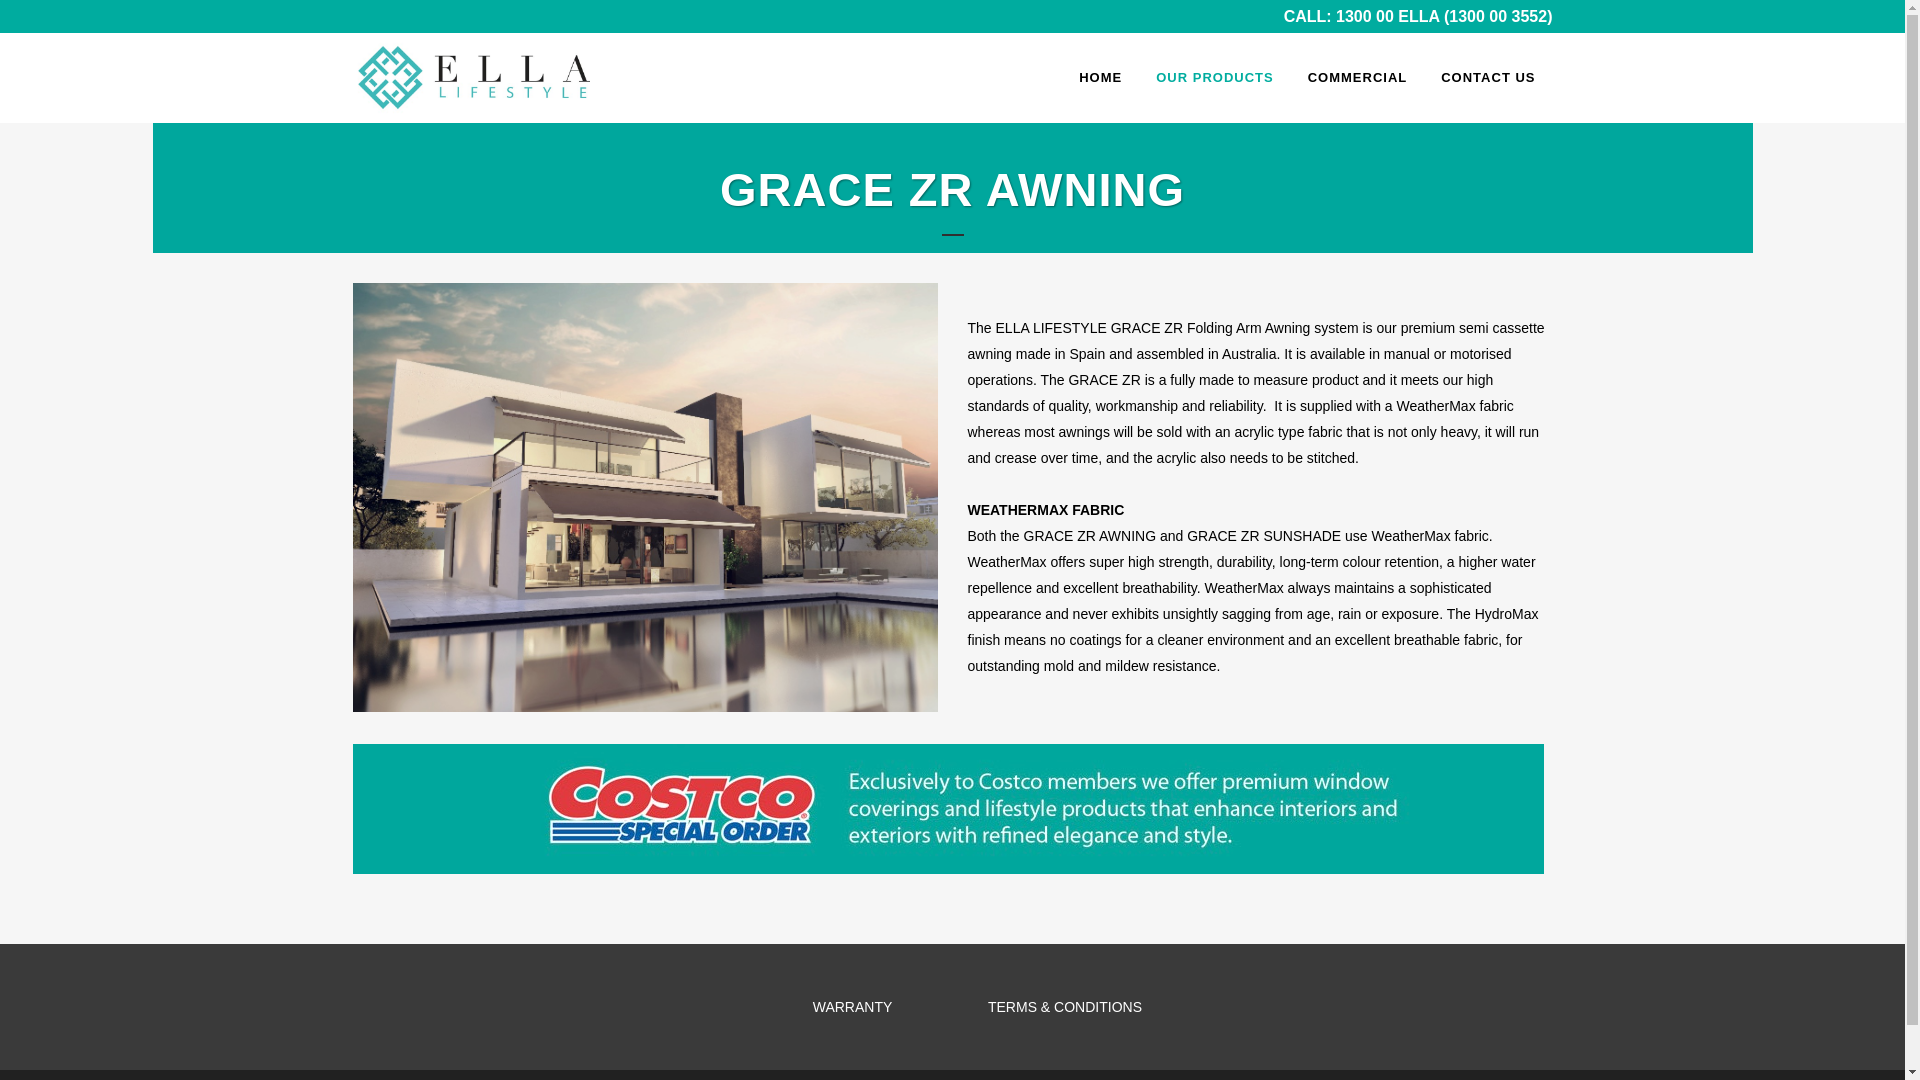 This screenshot has width=1920, height=1080. Describe the element at coordinates (1099, 76) in the screenshot. I see `'HOME'` at that location.